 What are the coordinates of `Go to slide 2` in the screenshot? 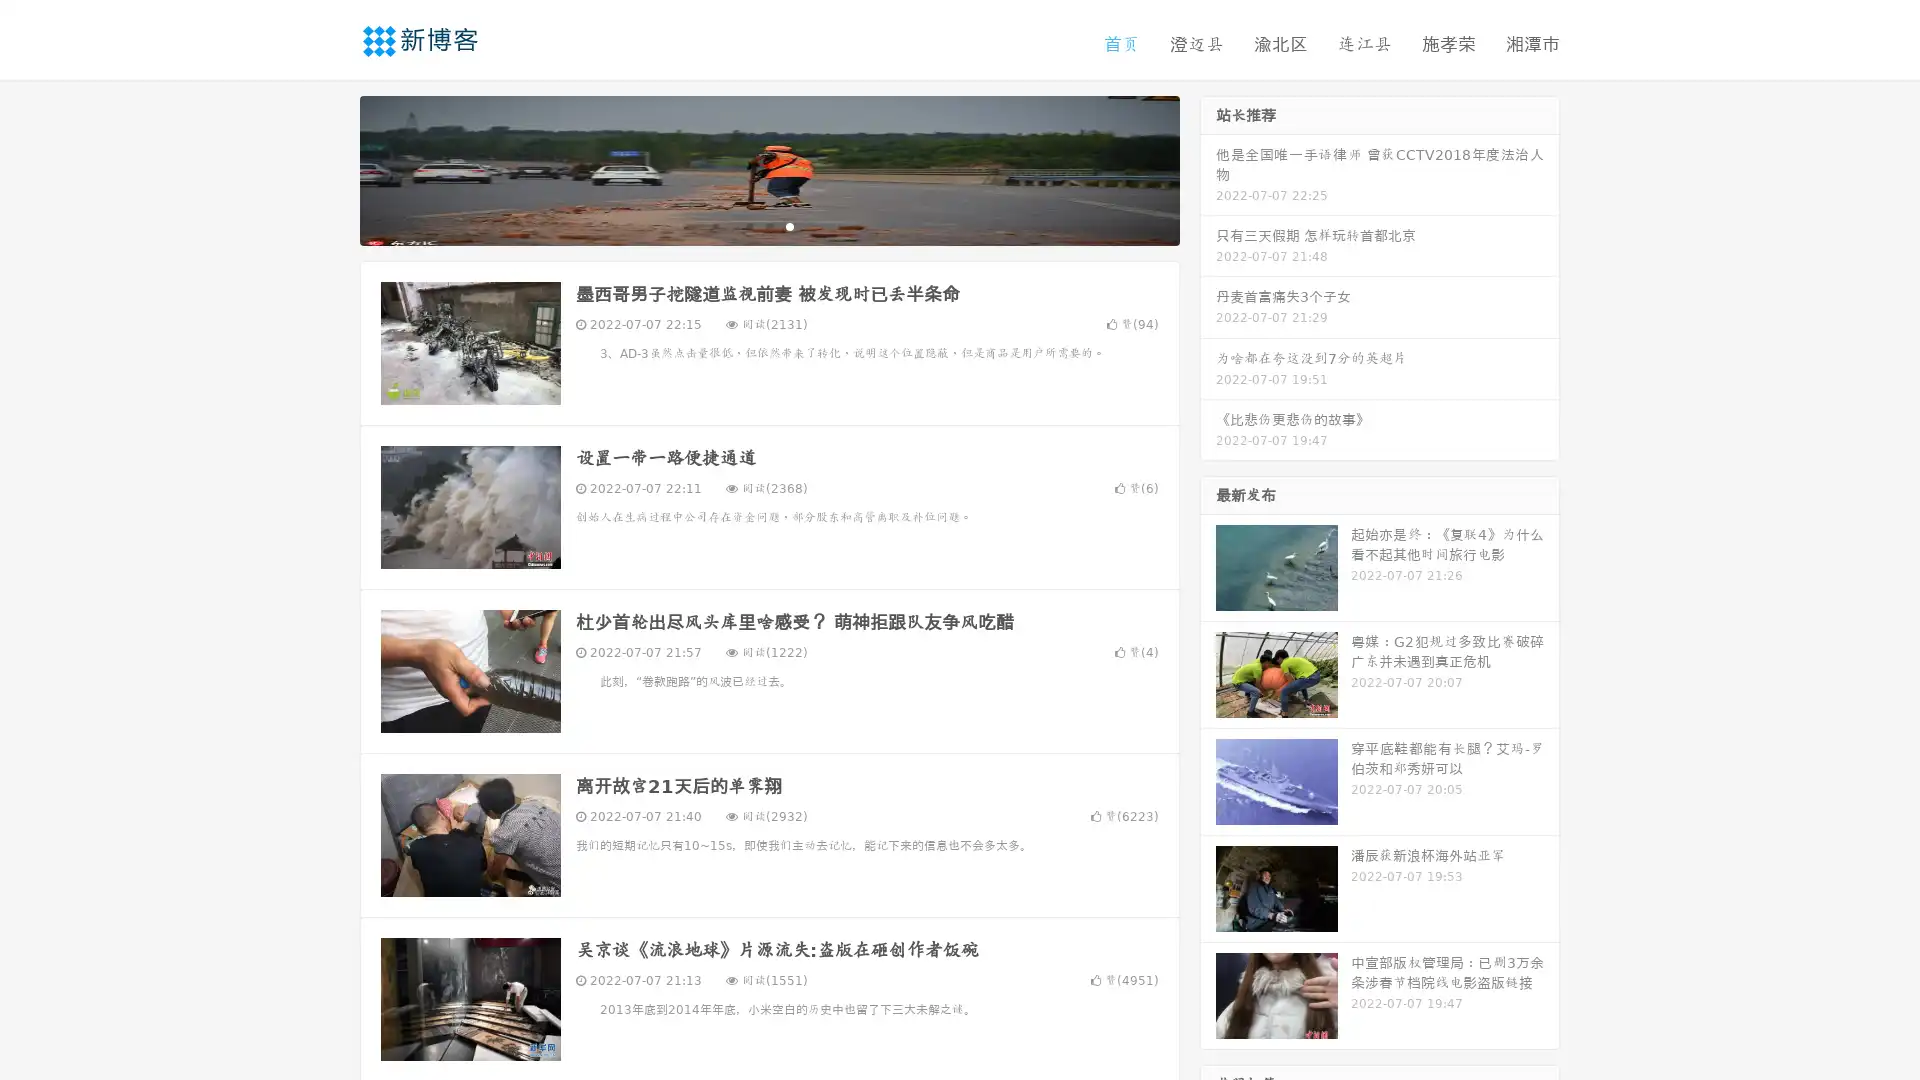 It's located at (768, 225).